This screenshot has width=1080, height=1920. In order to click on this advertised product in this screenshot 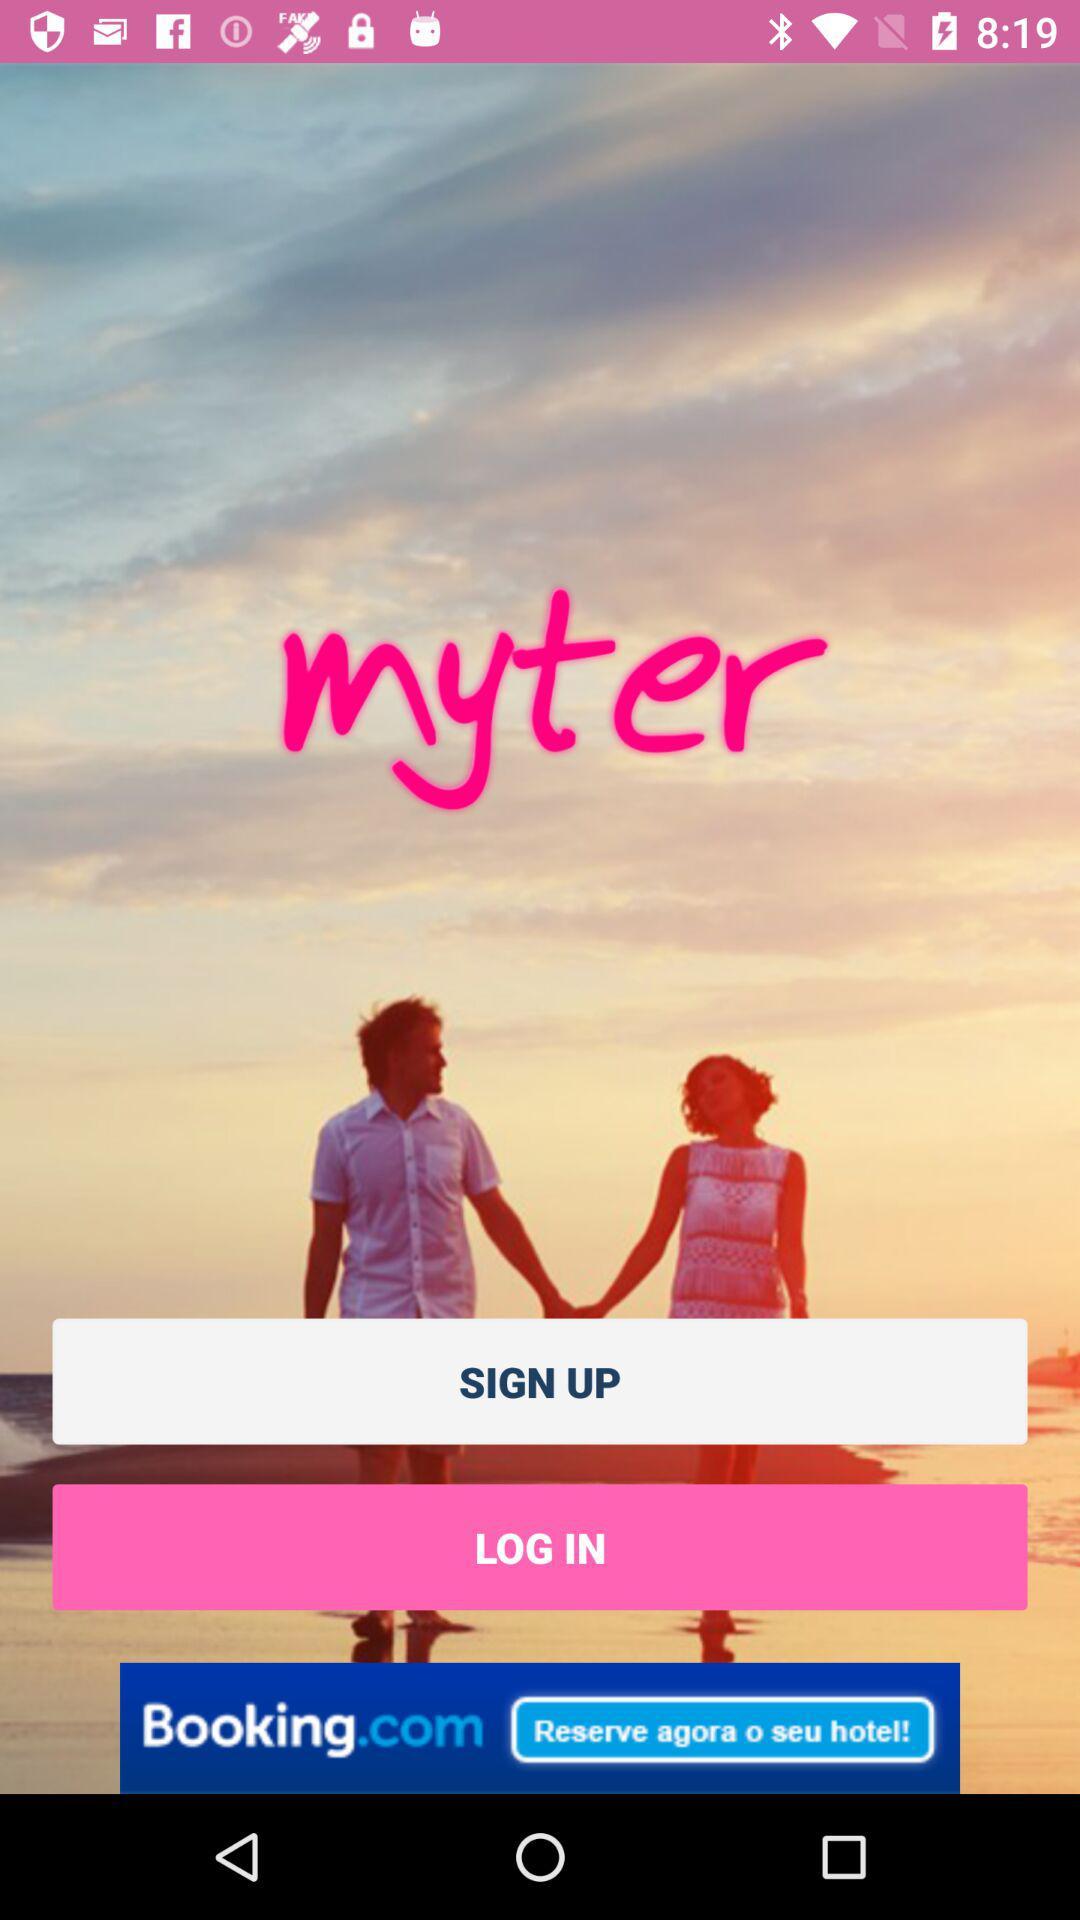, I will do `click(540, 1727)`.